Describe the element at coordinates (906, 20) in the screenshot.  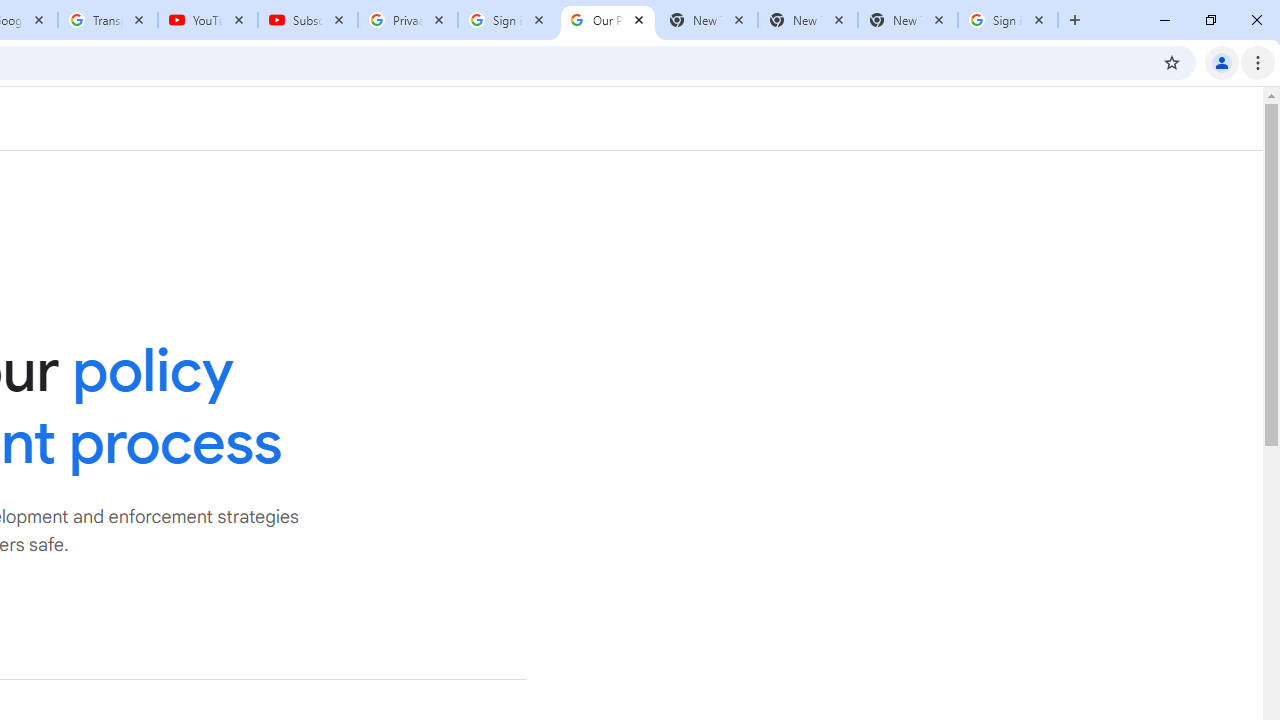
I see `'New Tab'` at that location.